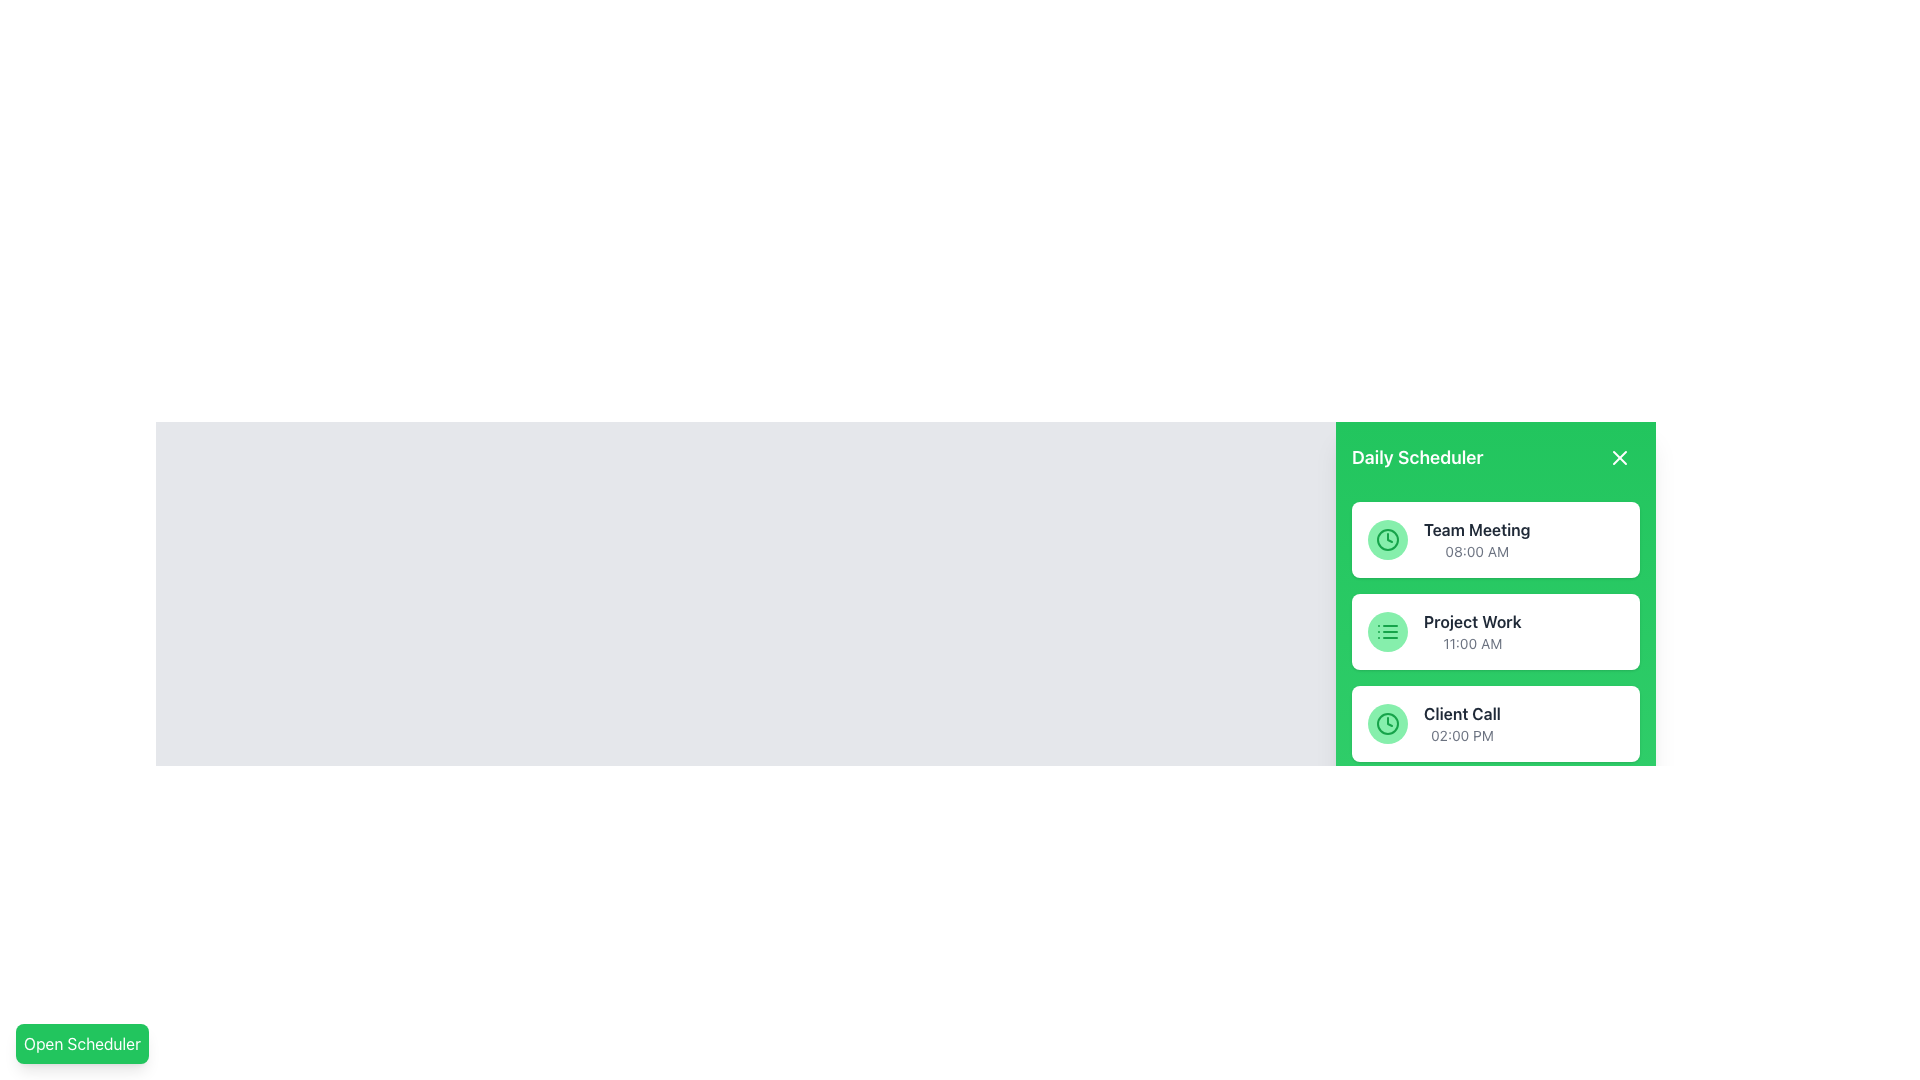 This screenshot has width=1920, height=1080. I want to click on the scheduled event titled 'Client Call' at 02:00 PM, so click(1496, 724).